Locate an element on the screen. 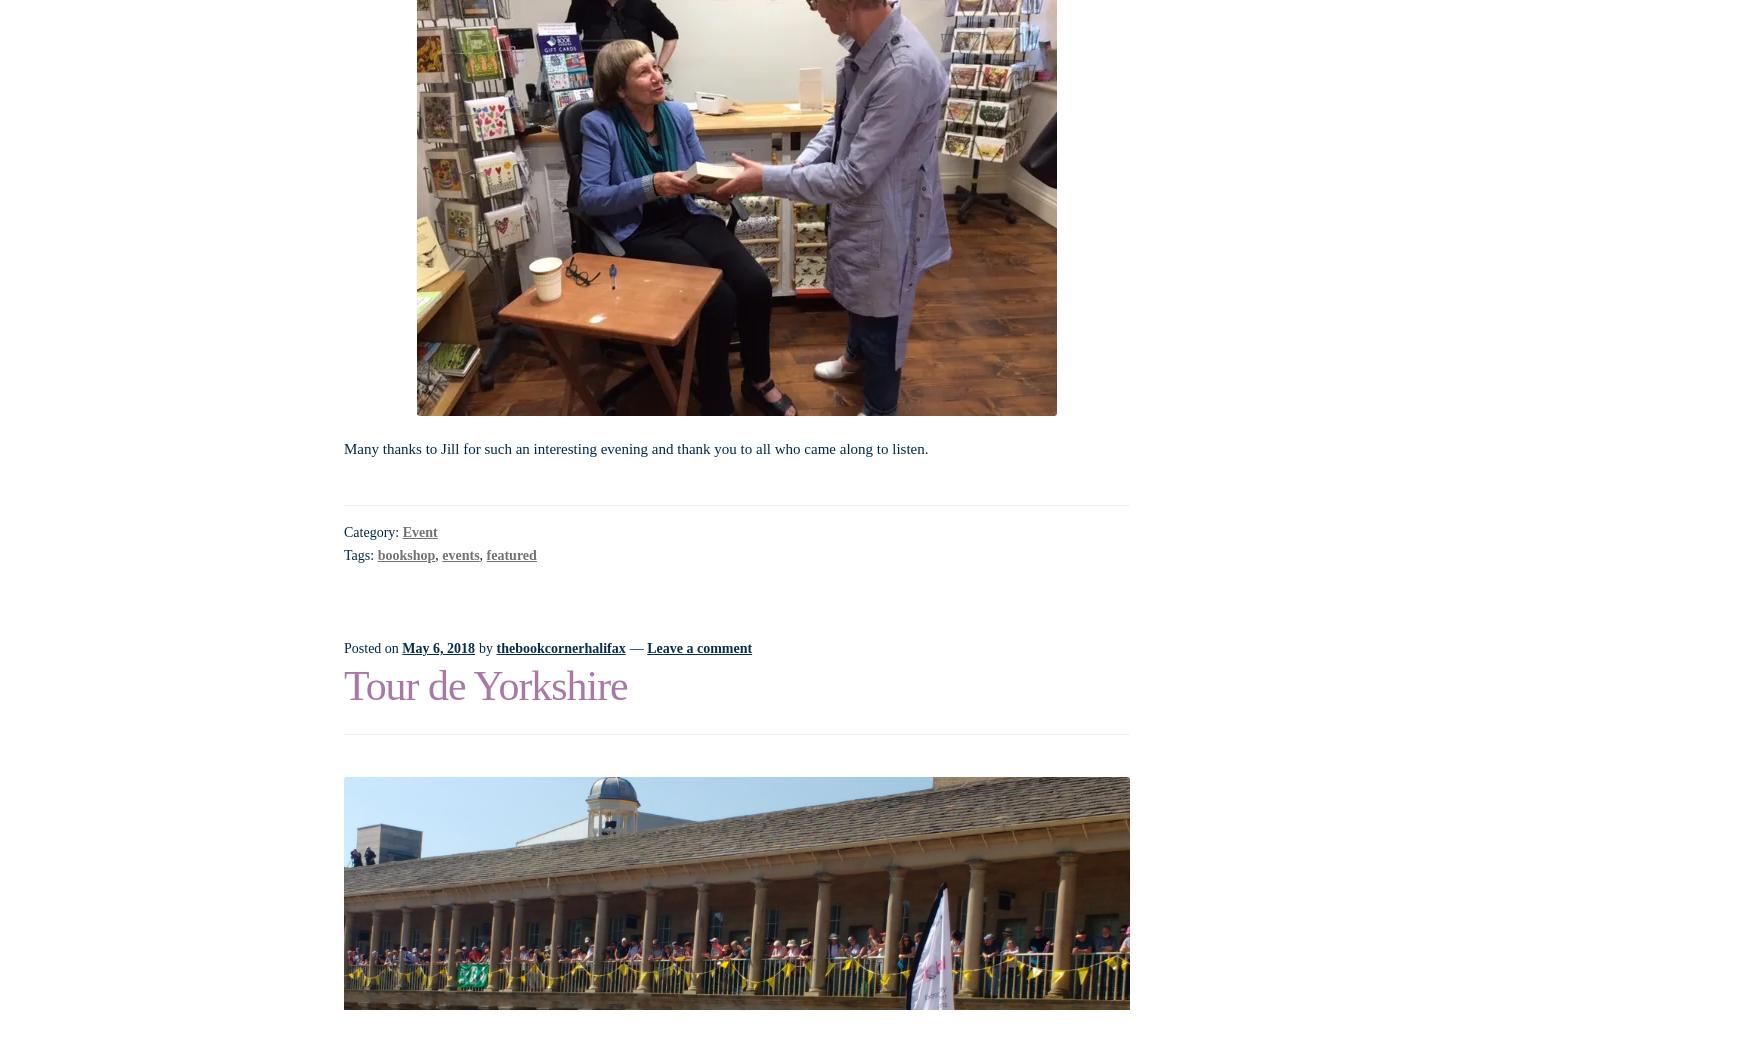 The image size is (1752, 1061). 'thebookcornerhalifax' is located at coordinates (495, 646).